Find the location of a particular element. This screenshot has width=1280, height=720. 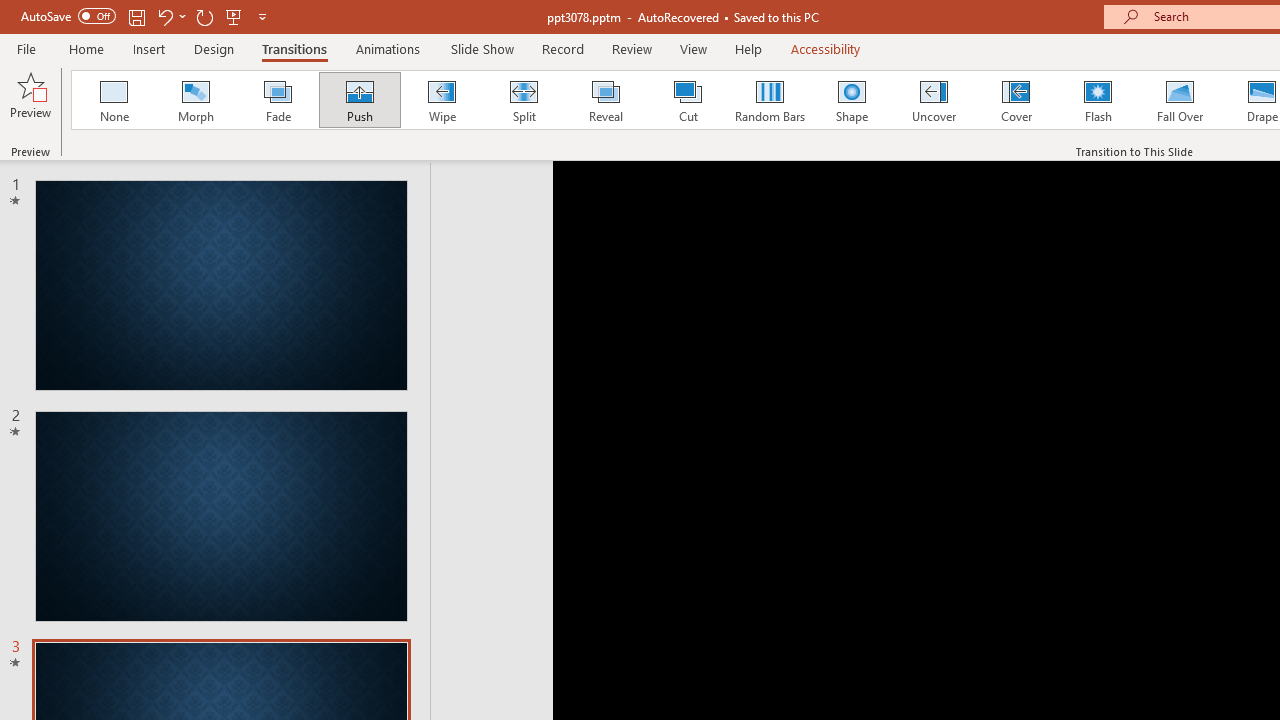

'Push' is located at coordinates (359, 100).